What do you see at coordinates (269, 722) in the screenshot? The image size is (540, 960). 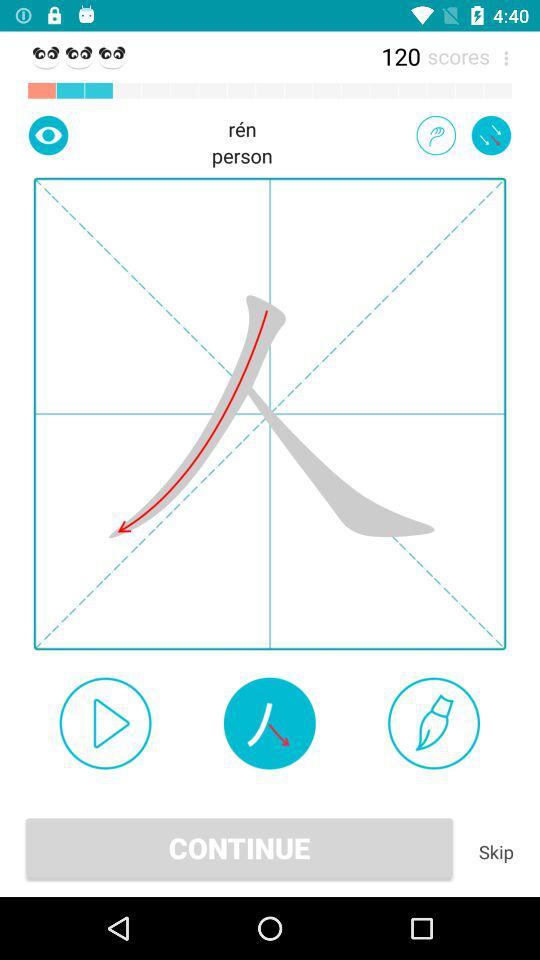 I see `the icon above continue icon` at bounding box center [269, 722].